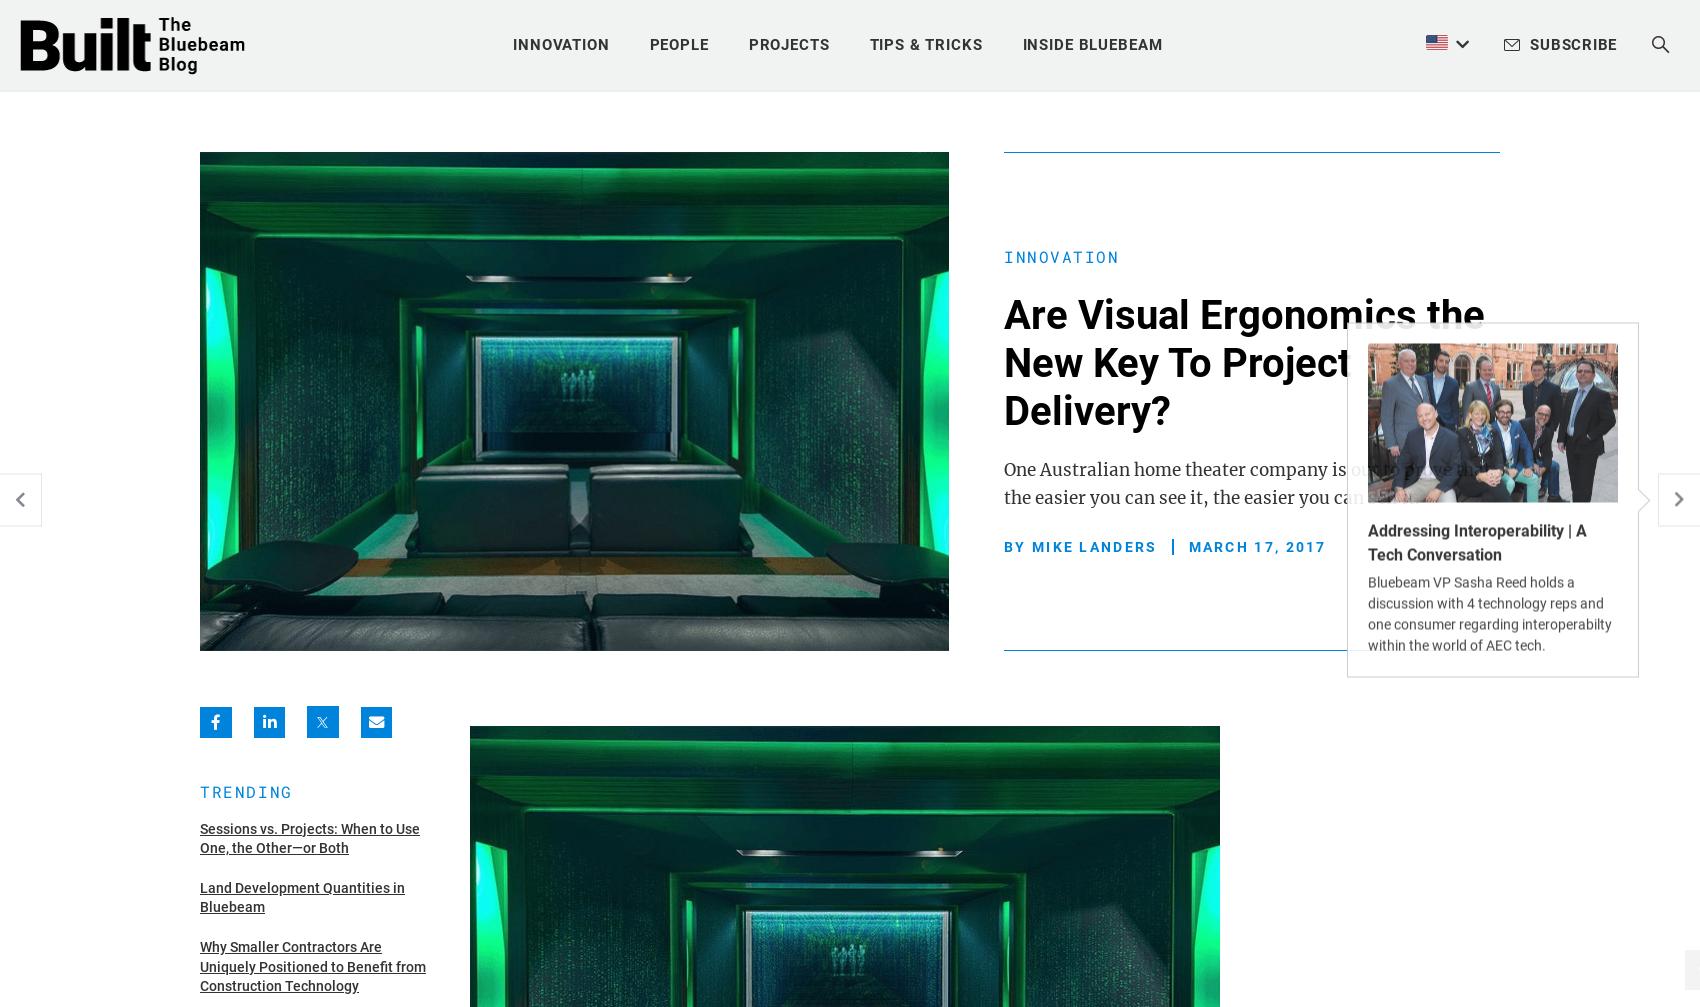 The height and width of the screenshot is (1007, 1700). What do you see at coordinates (1476, 541) in the screenshot?
I see `'Addressing Interoperability | A Tech Conversation'` at bounding box center [1476, 541].